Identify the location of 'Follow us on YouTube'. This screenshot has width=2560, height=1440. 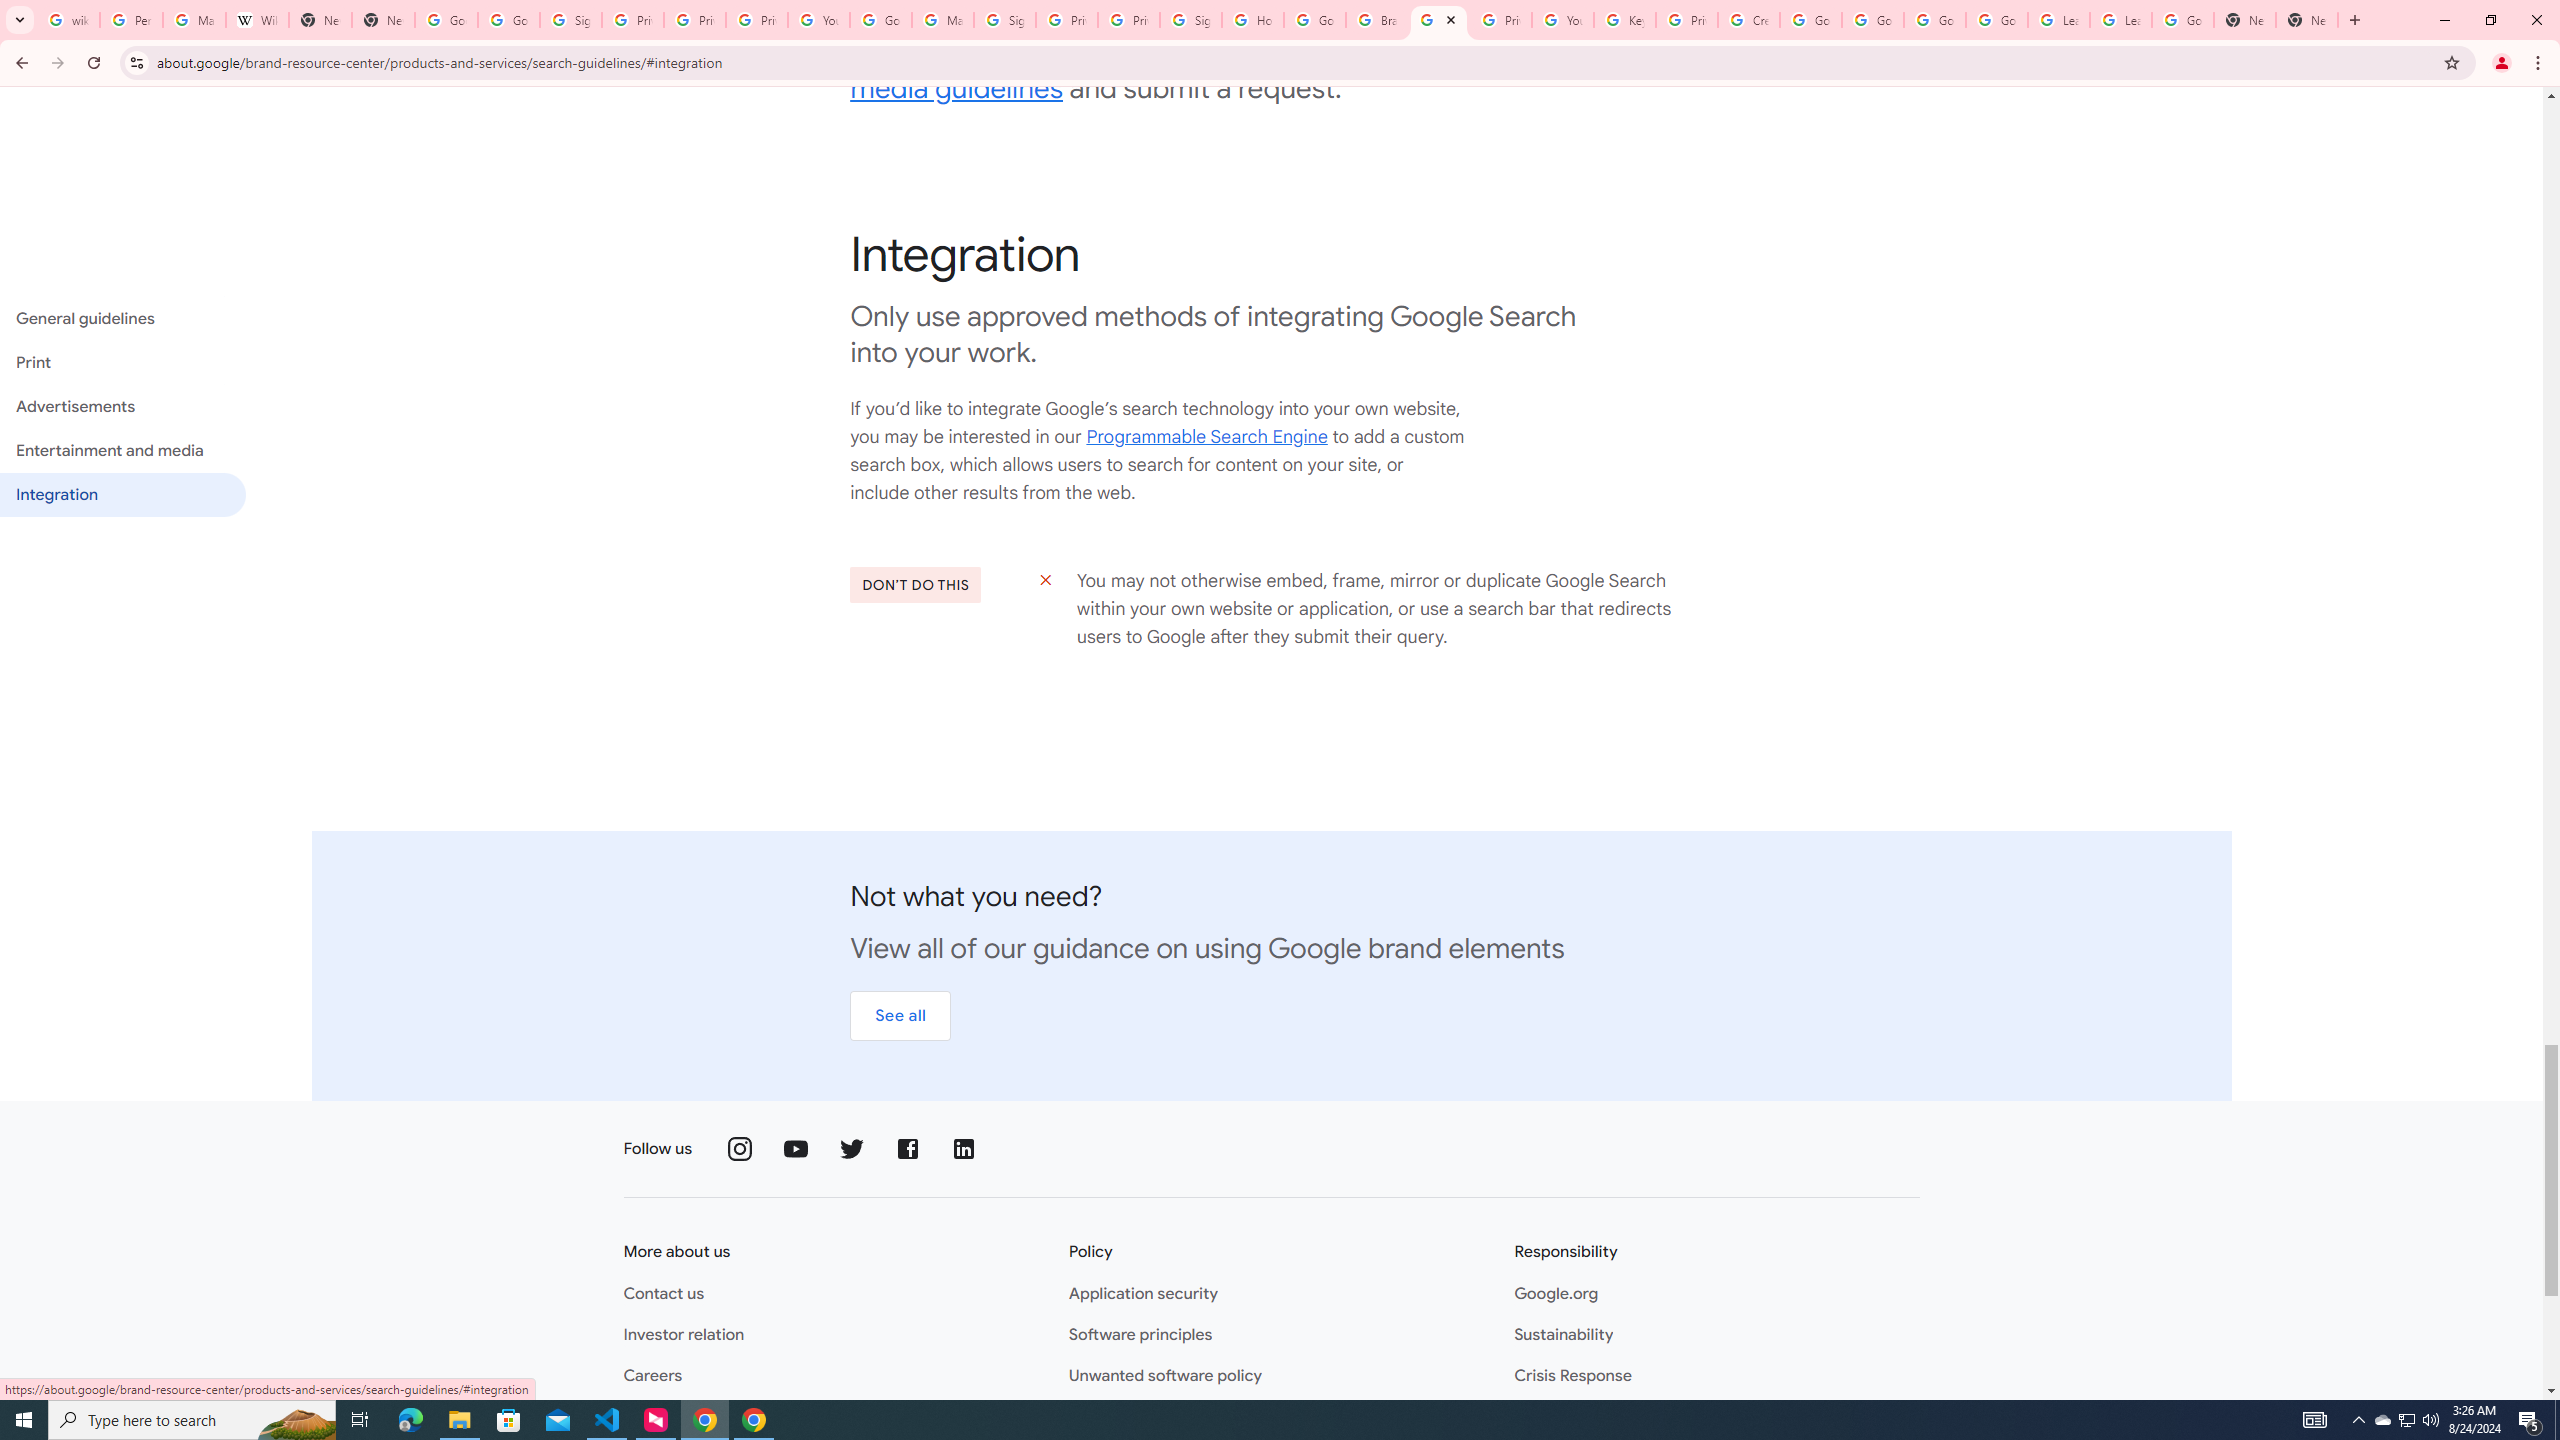
(795, 1148).